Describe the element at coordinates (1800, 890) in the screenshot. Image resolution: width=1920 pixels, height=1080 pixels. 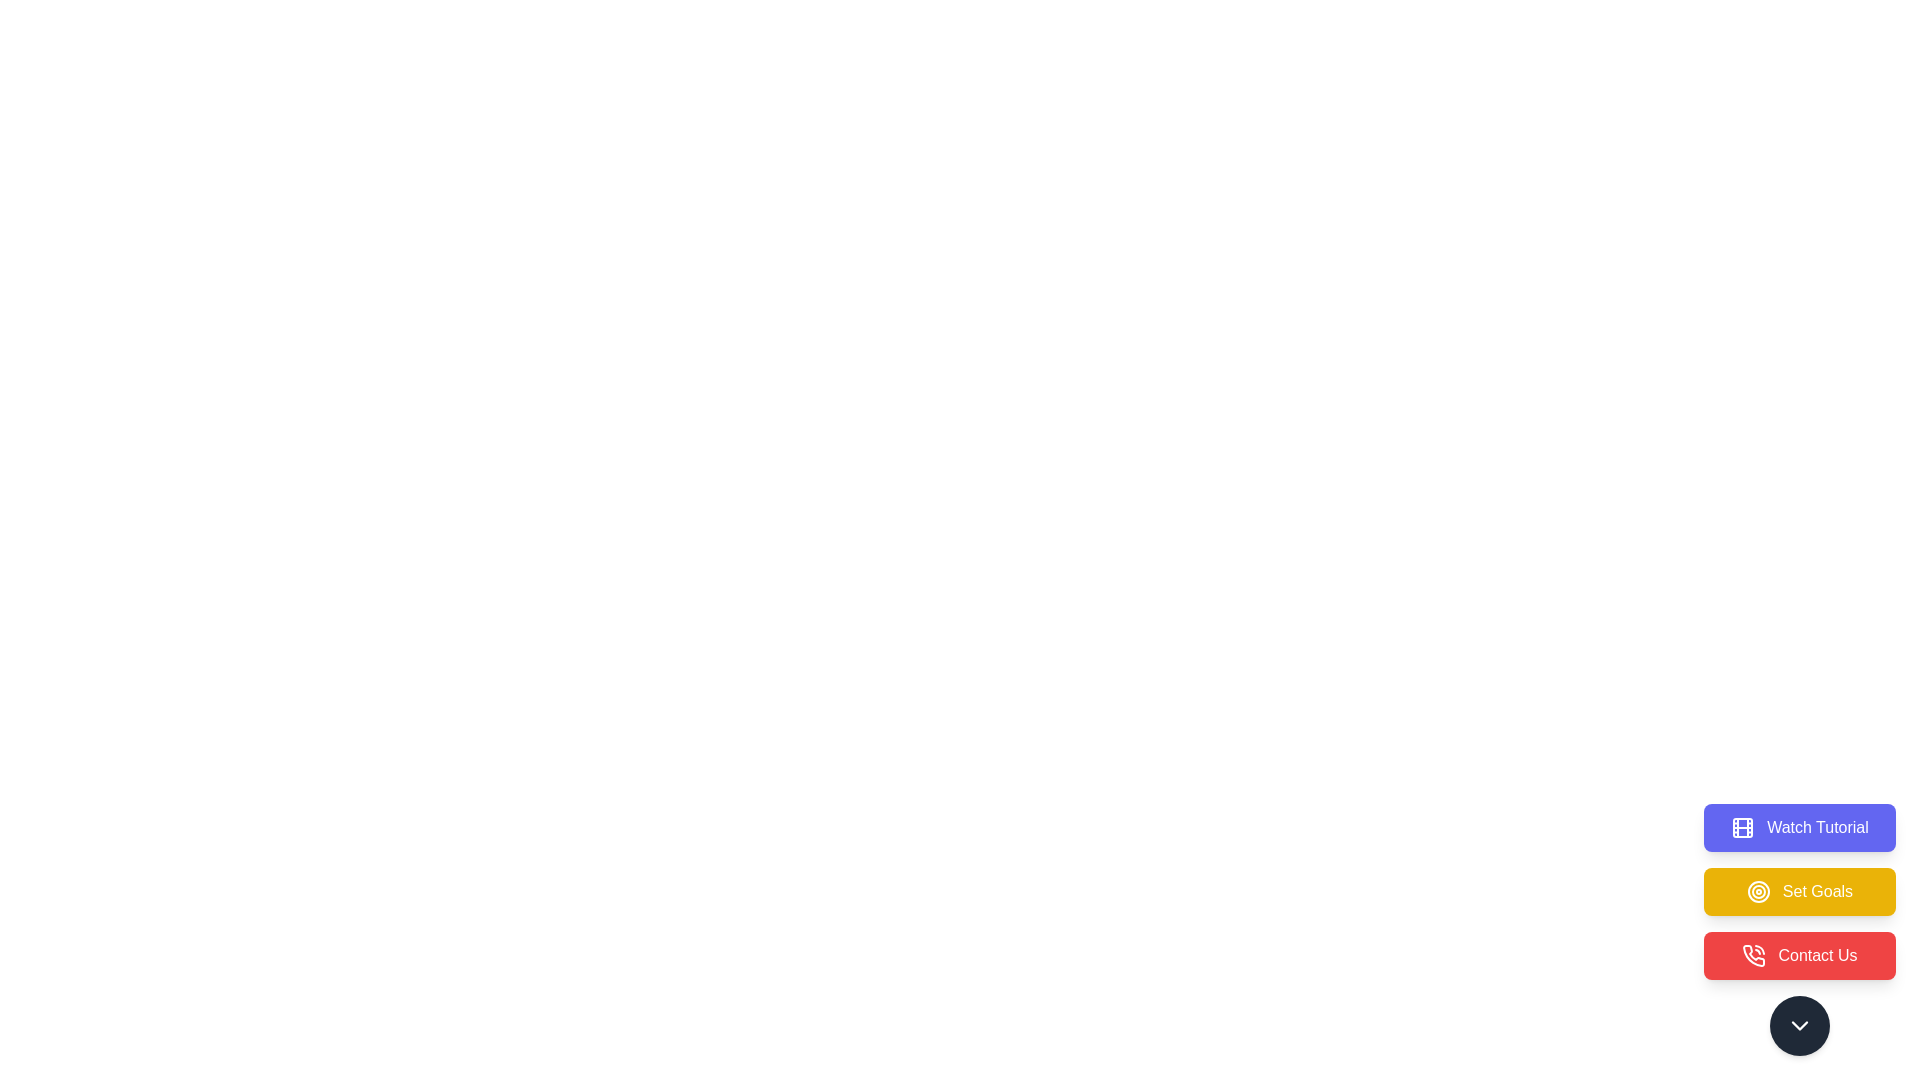
I see `the button labeled Set Goals to observe its hover effect` at that location.